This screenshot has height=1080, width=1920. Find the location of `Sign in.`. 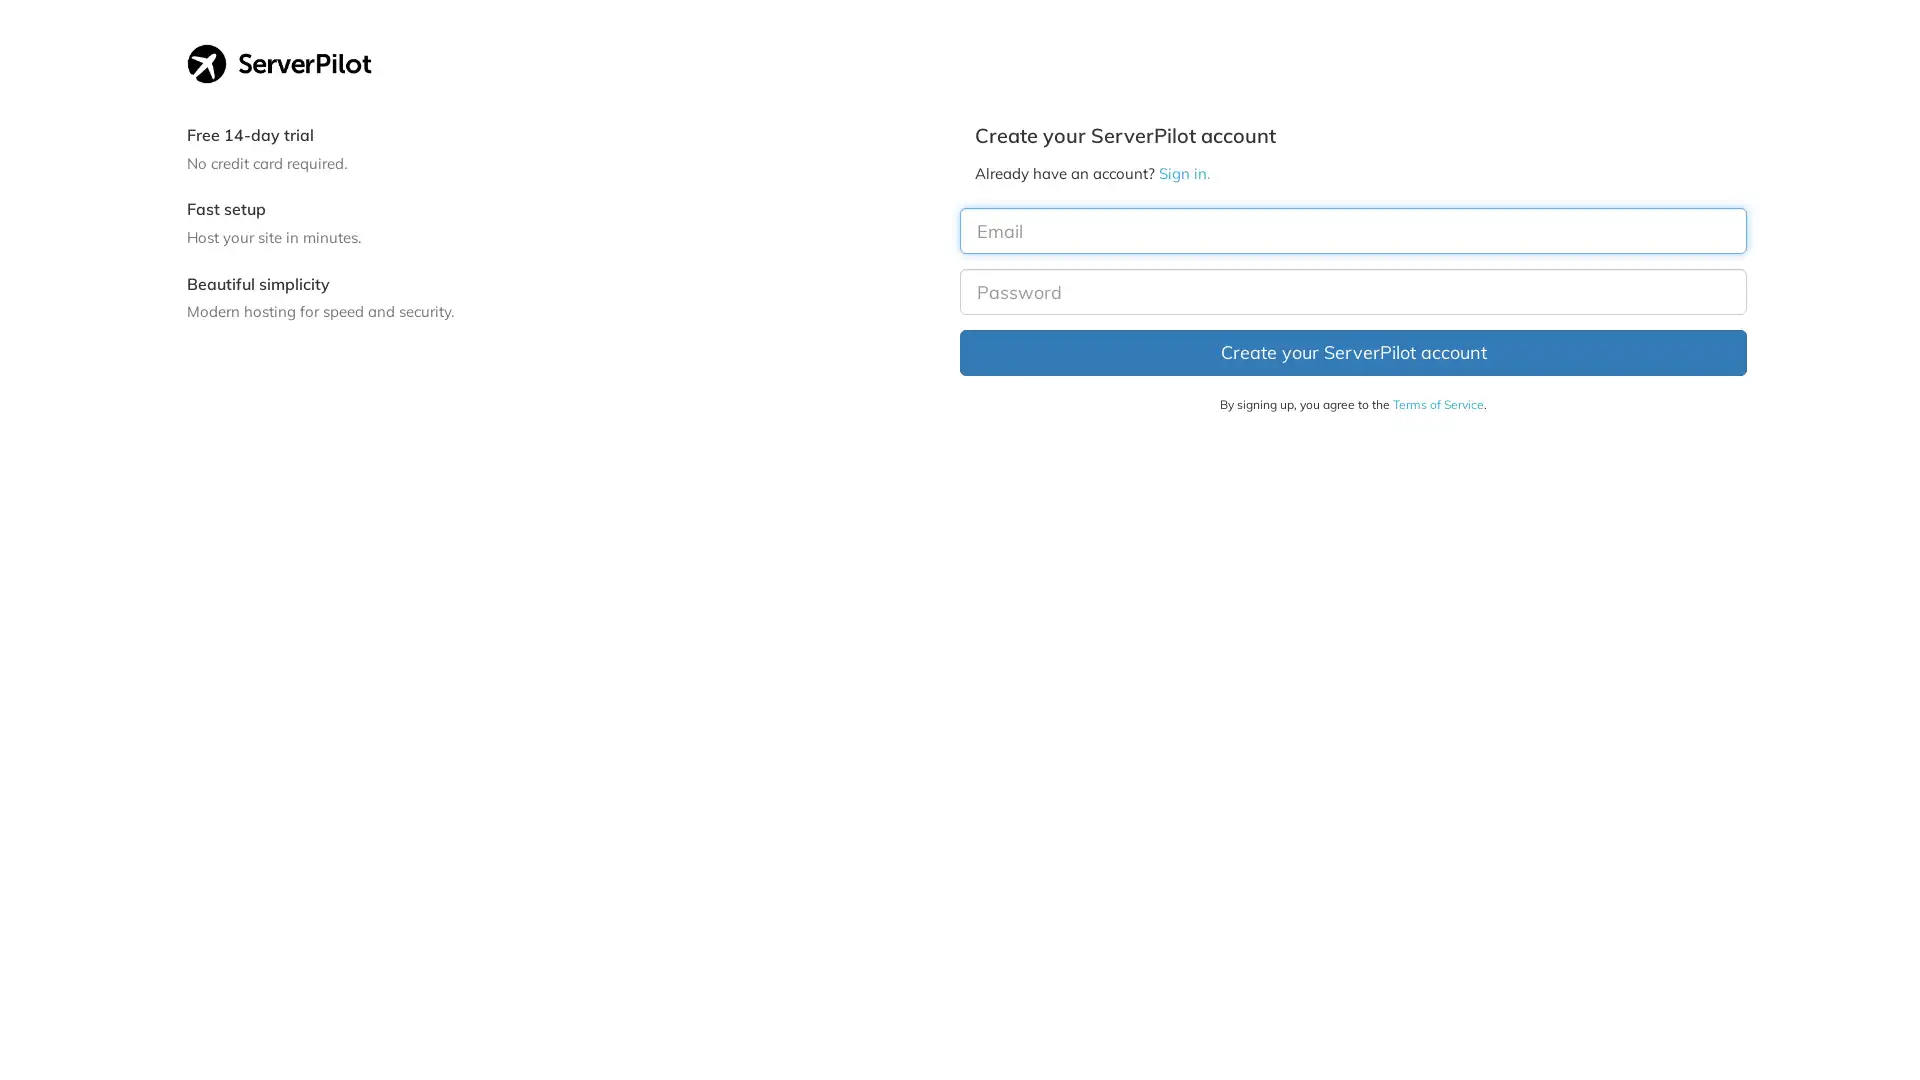

Sign in. is located at coordinates (1183, 172).